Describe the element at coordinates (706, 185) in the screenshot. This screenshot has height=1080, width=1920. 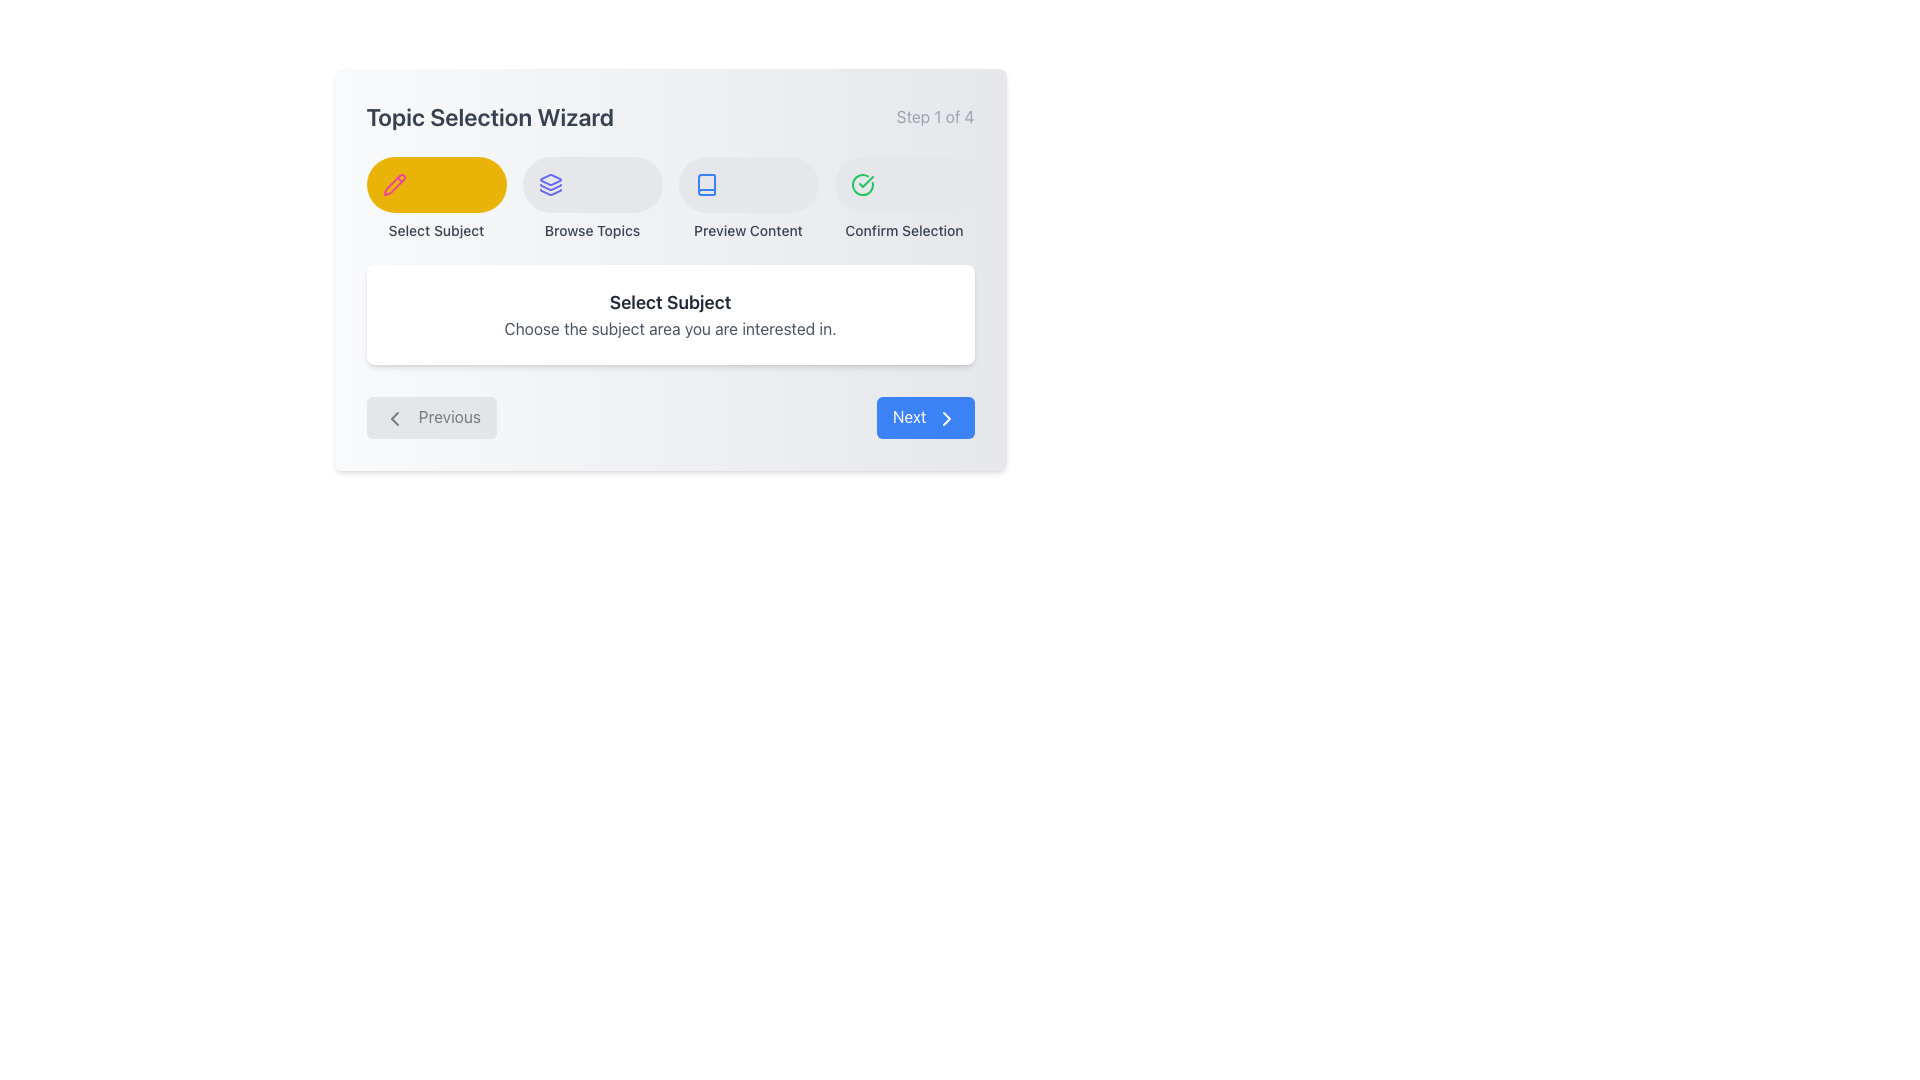
I see `the book-shaped SVG icon with a blue stroke outline located in the 'Preview Content' section to proceed to the preview content` at that location.